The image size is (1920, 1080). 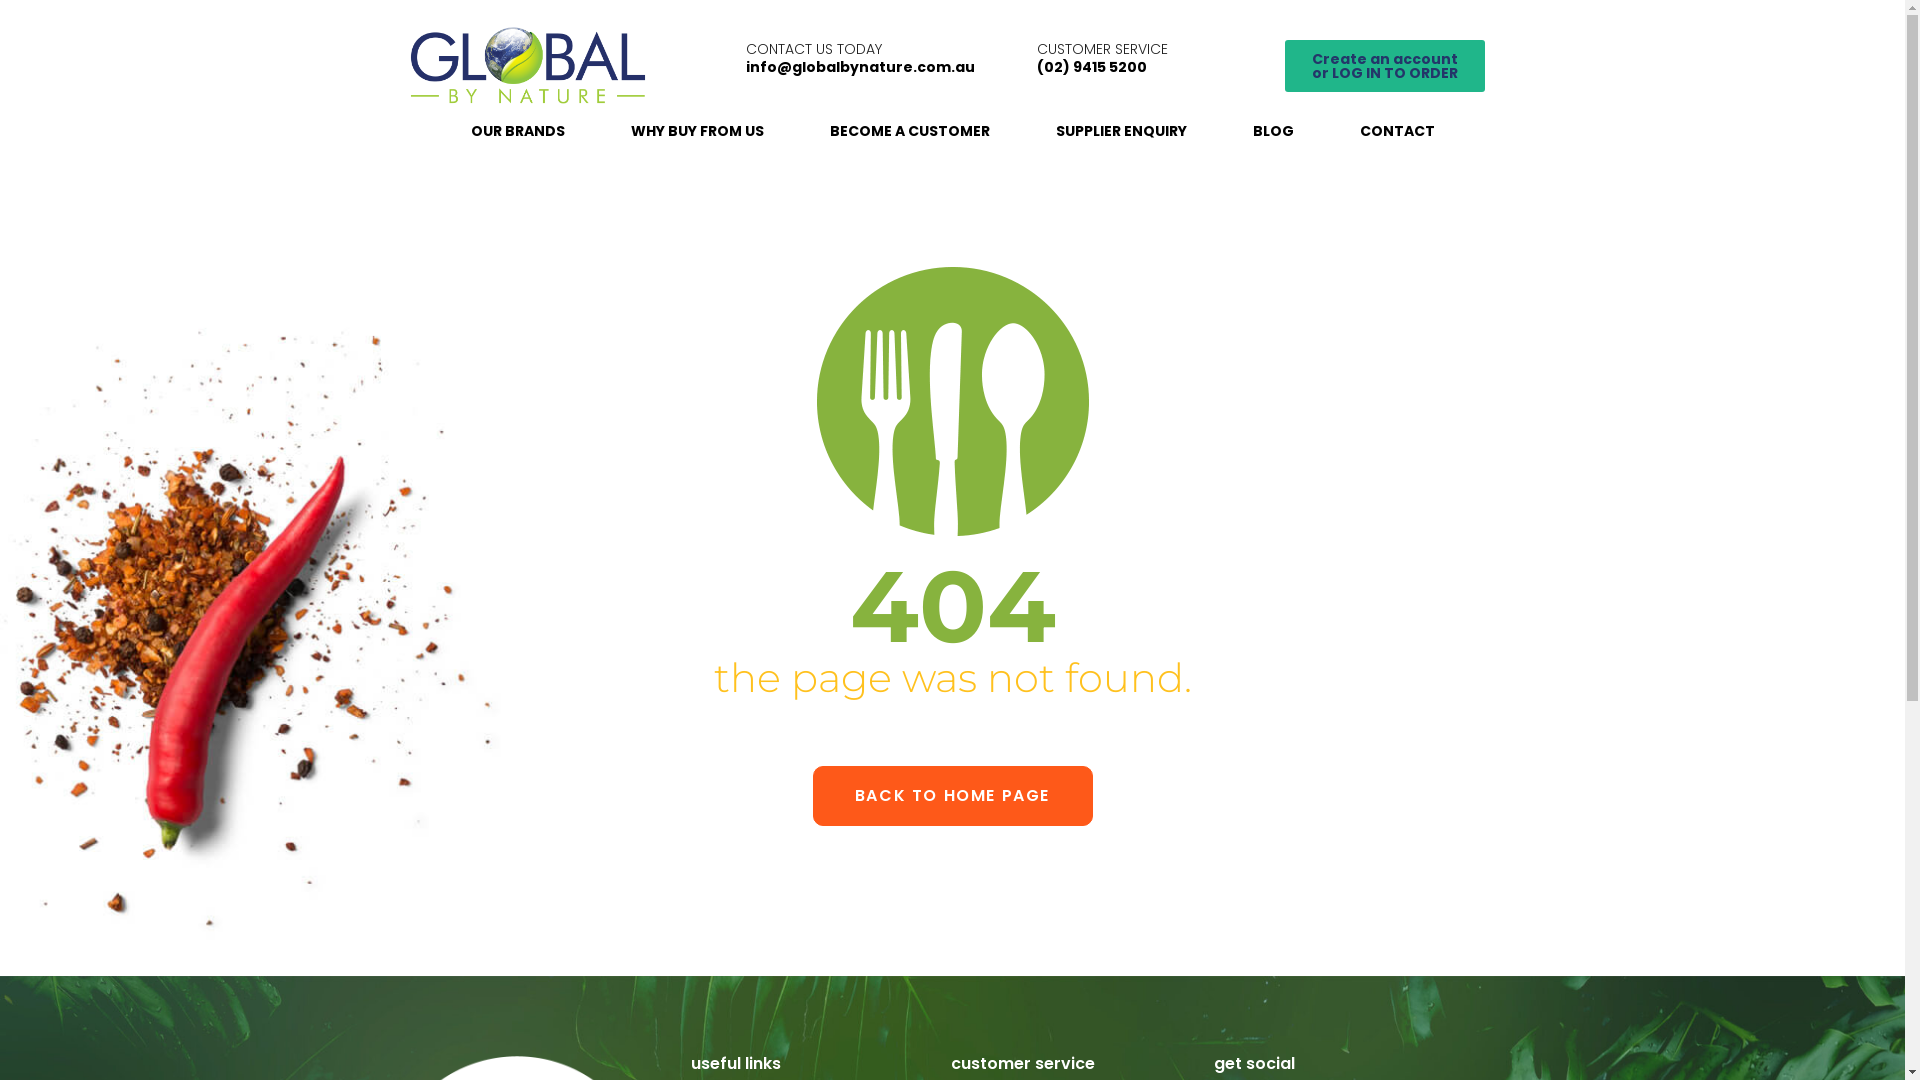 What do you see at coordinates (1384, 64) in the screenshot?
I see `'Create an account or LOG IN TO ORDER'` at bounding box center [1384, 64].